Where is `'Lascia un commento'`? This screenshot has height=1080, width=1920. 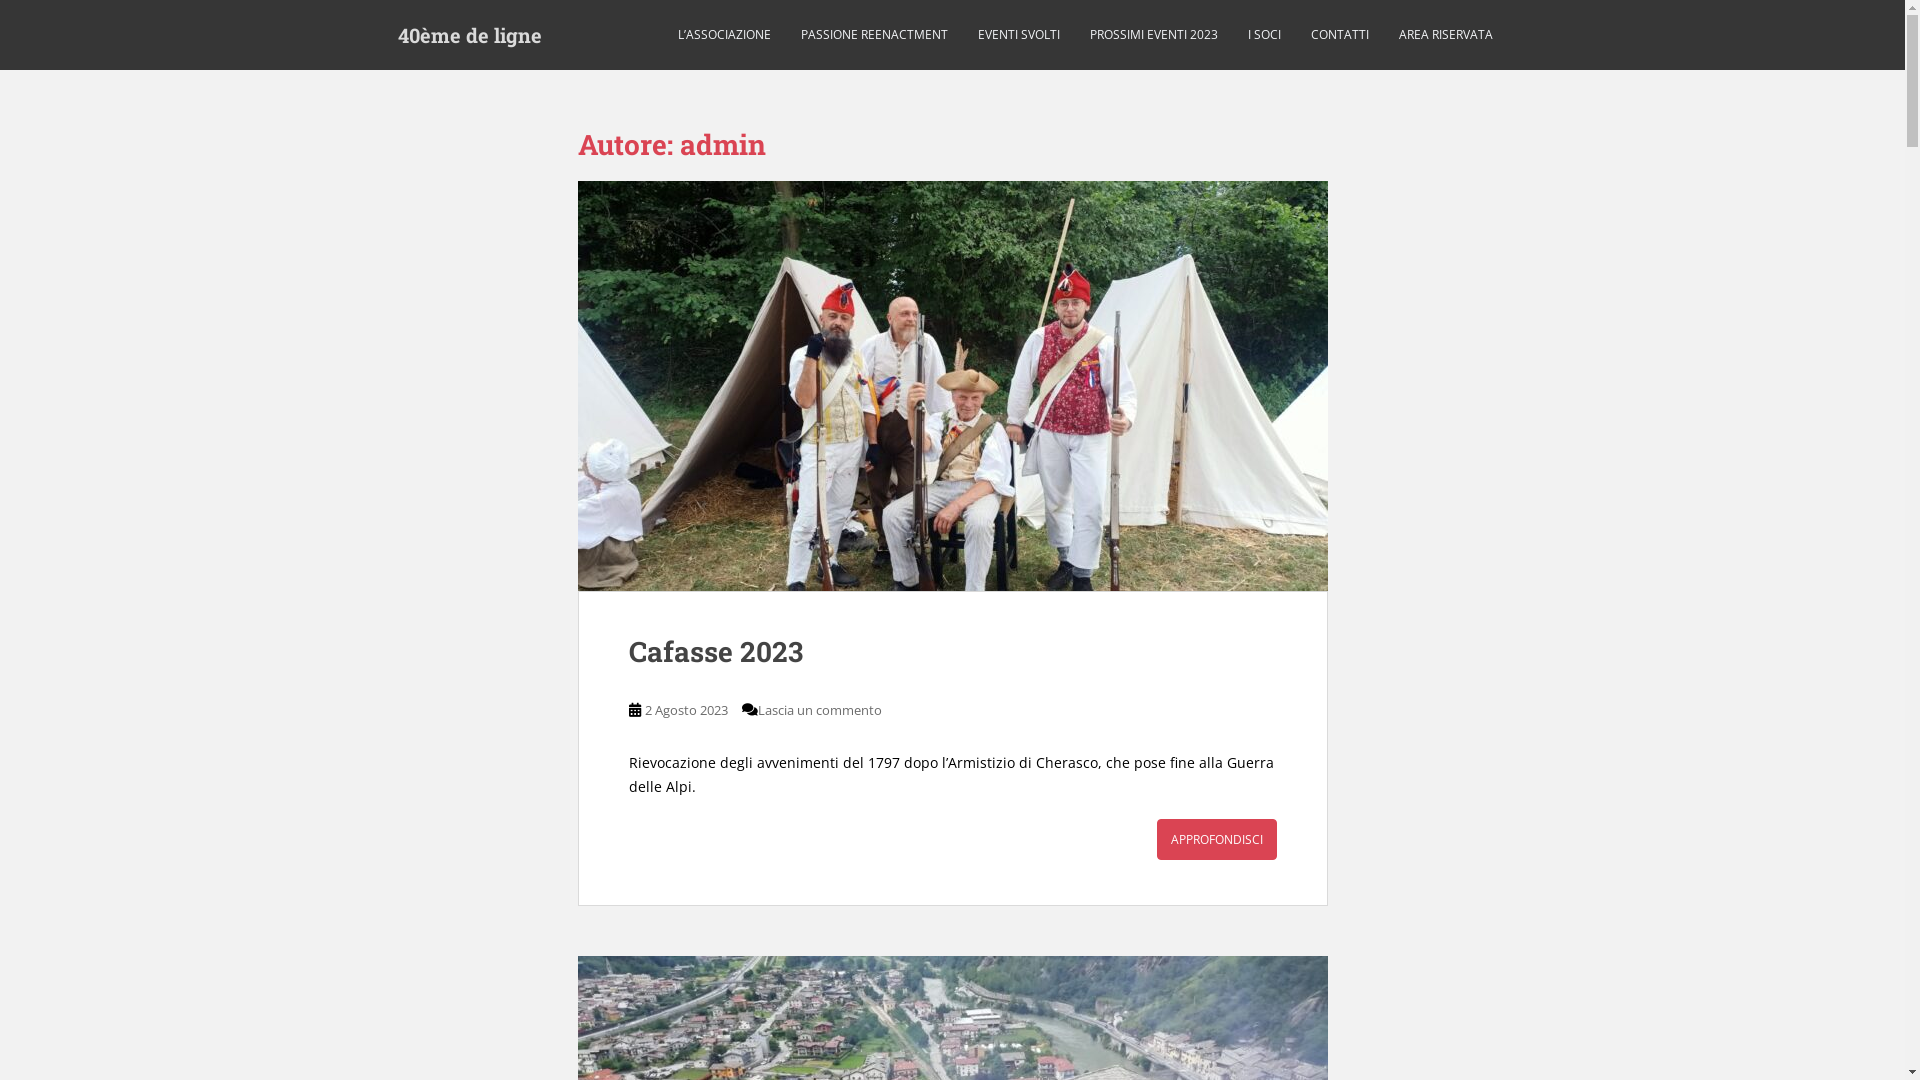 'Lascia un commento' is located at coordinates (820, 708).